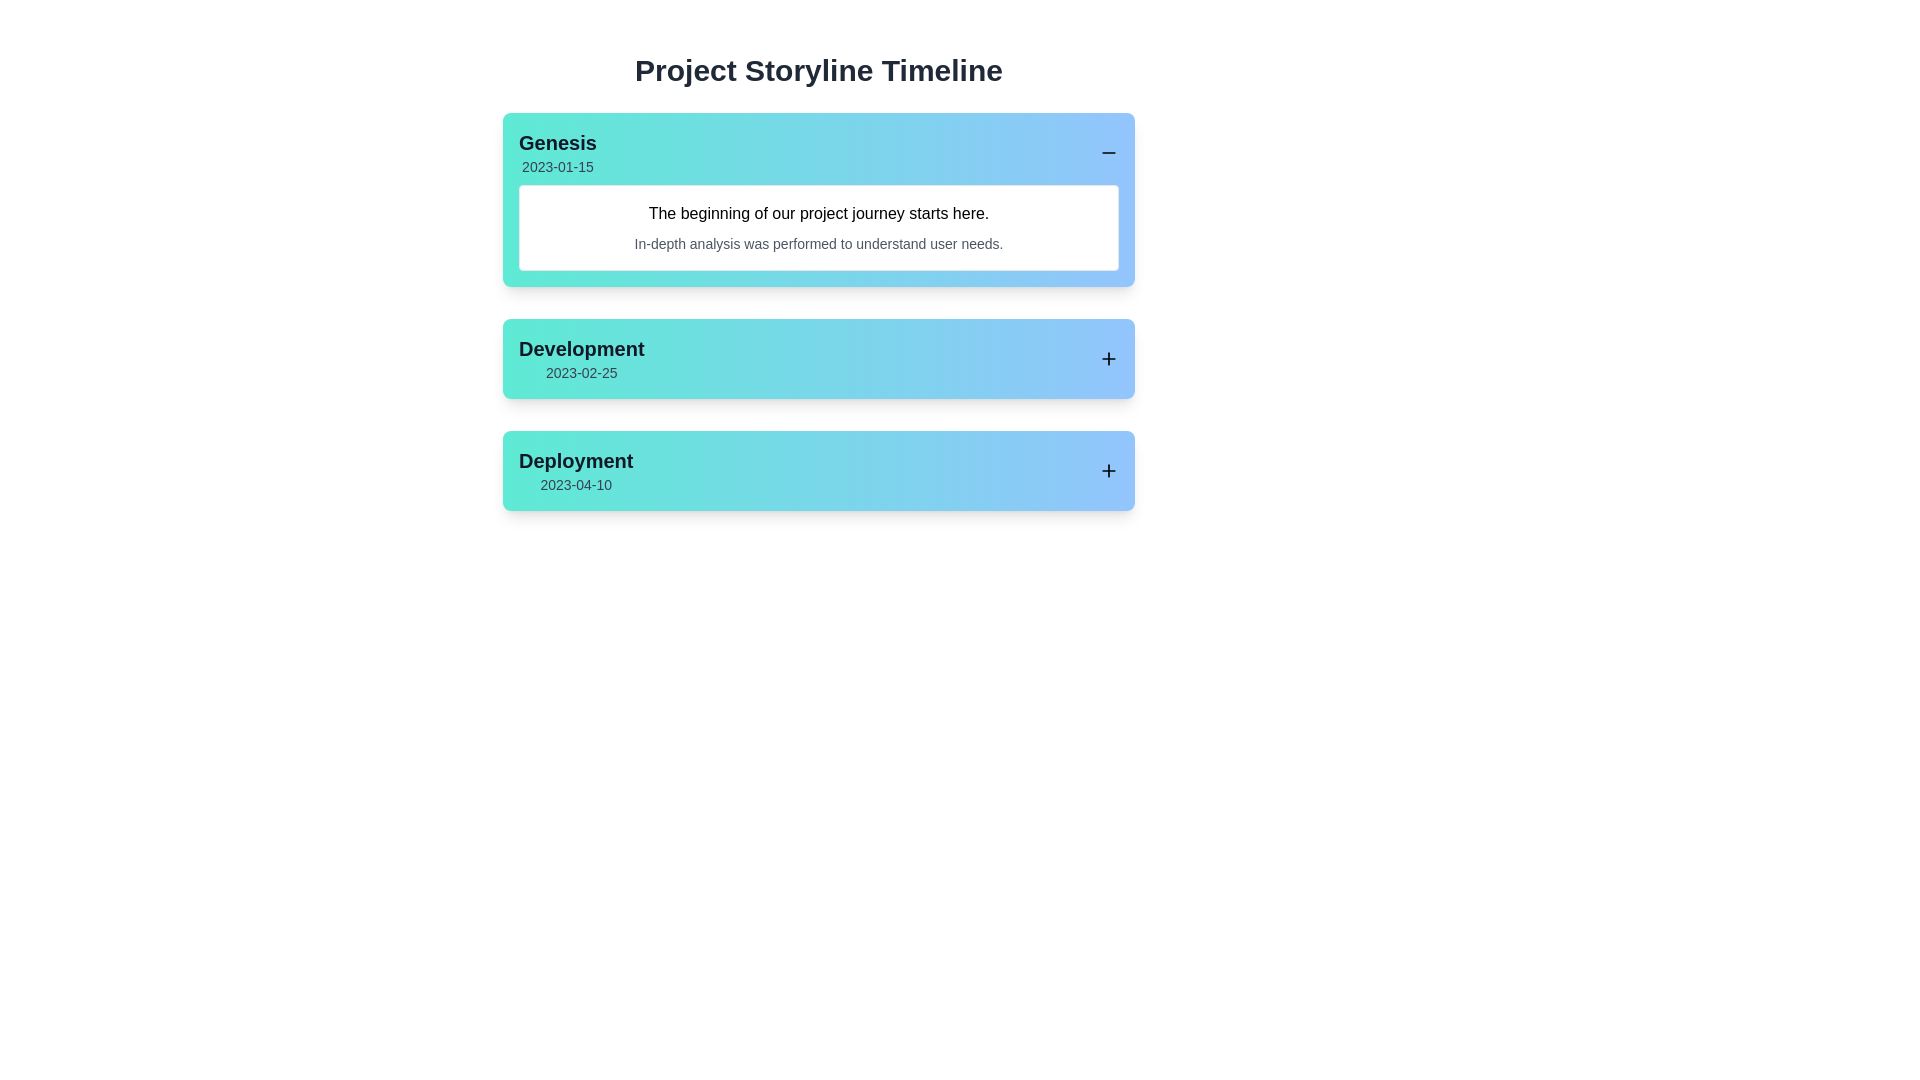 The width and height of the screenshot is (1920, 1080). Describe the element at coordinates (1107, 152) in the screenshot. I see `the horizontal line icon resembling a minus sign located in the upper-right corner of the 'Genesis 2023-01-15' section` at that location.